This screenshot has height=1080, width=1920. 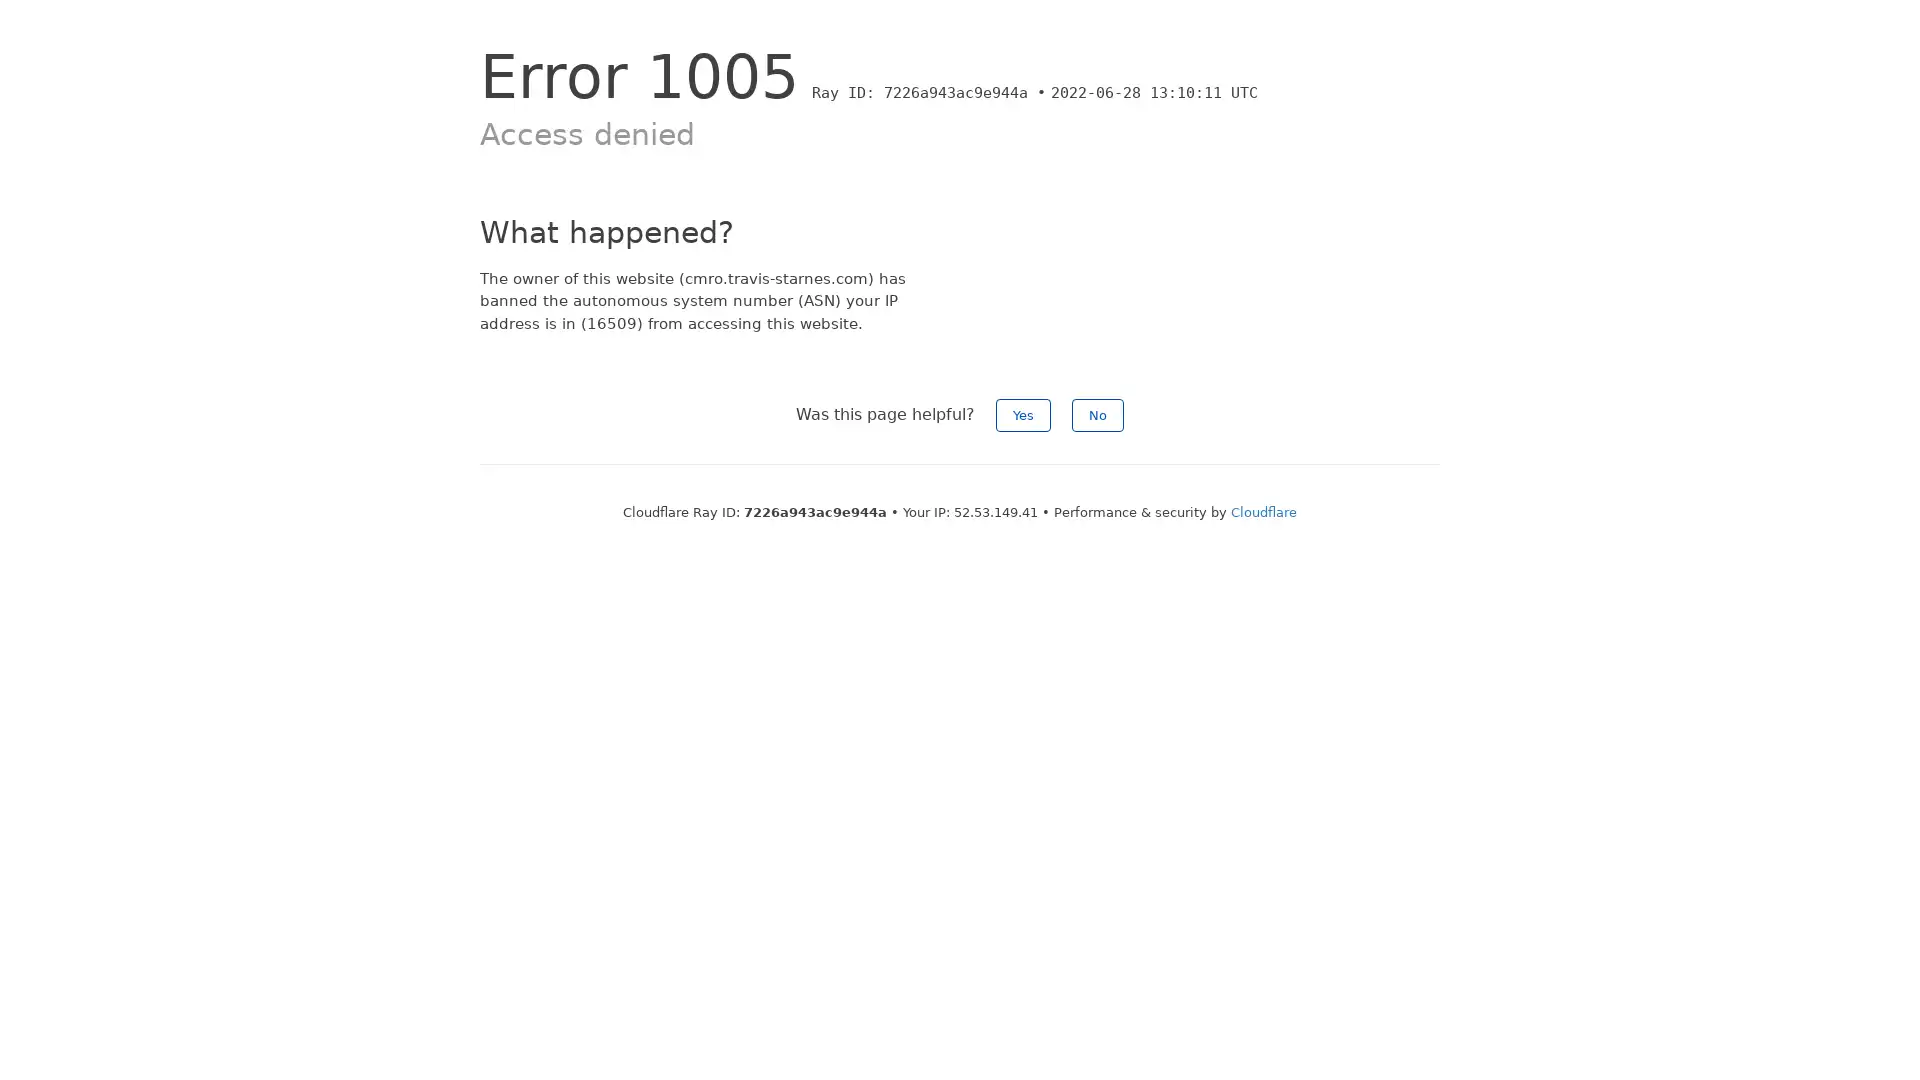 I want to click on Yes, so click(x=1023, y=414).